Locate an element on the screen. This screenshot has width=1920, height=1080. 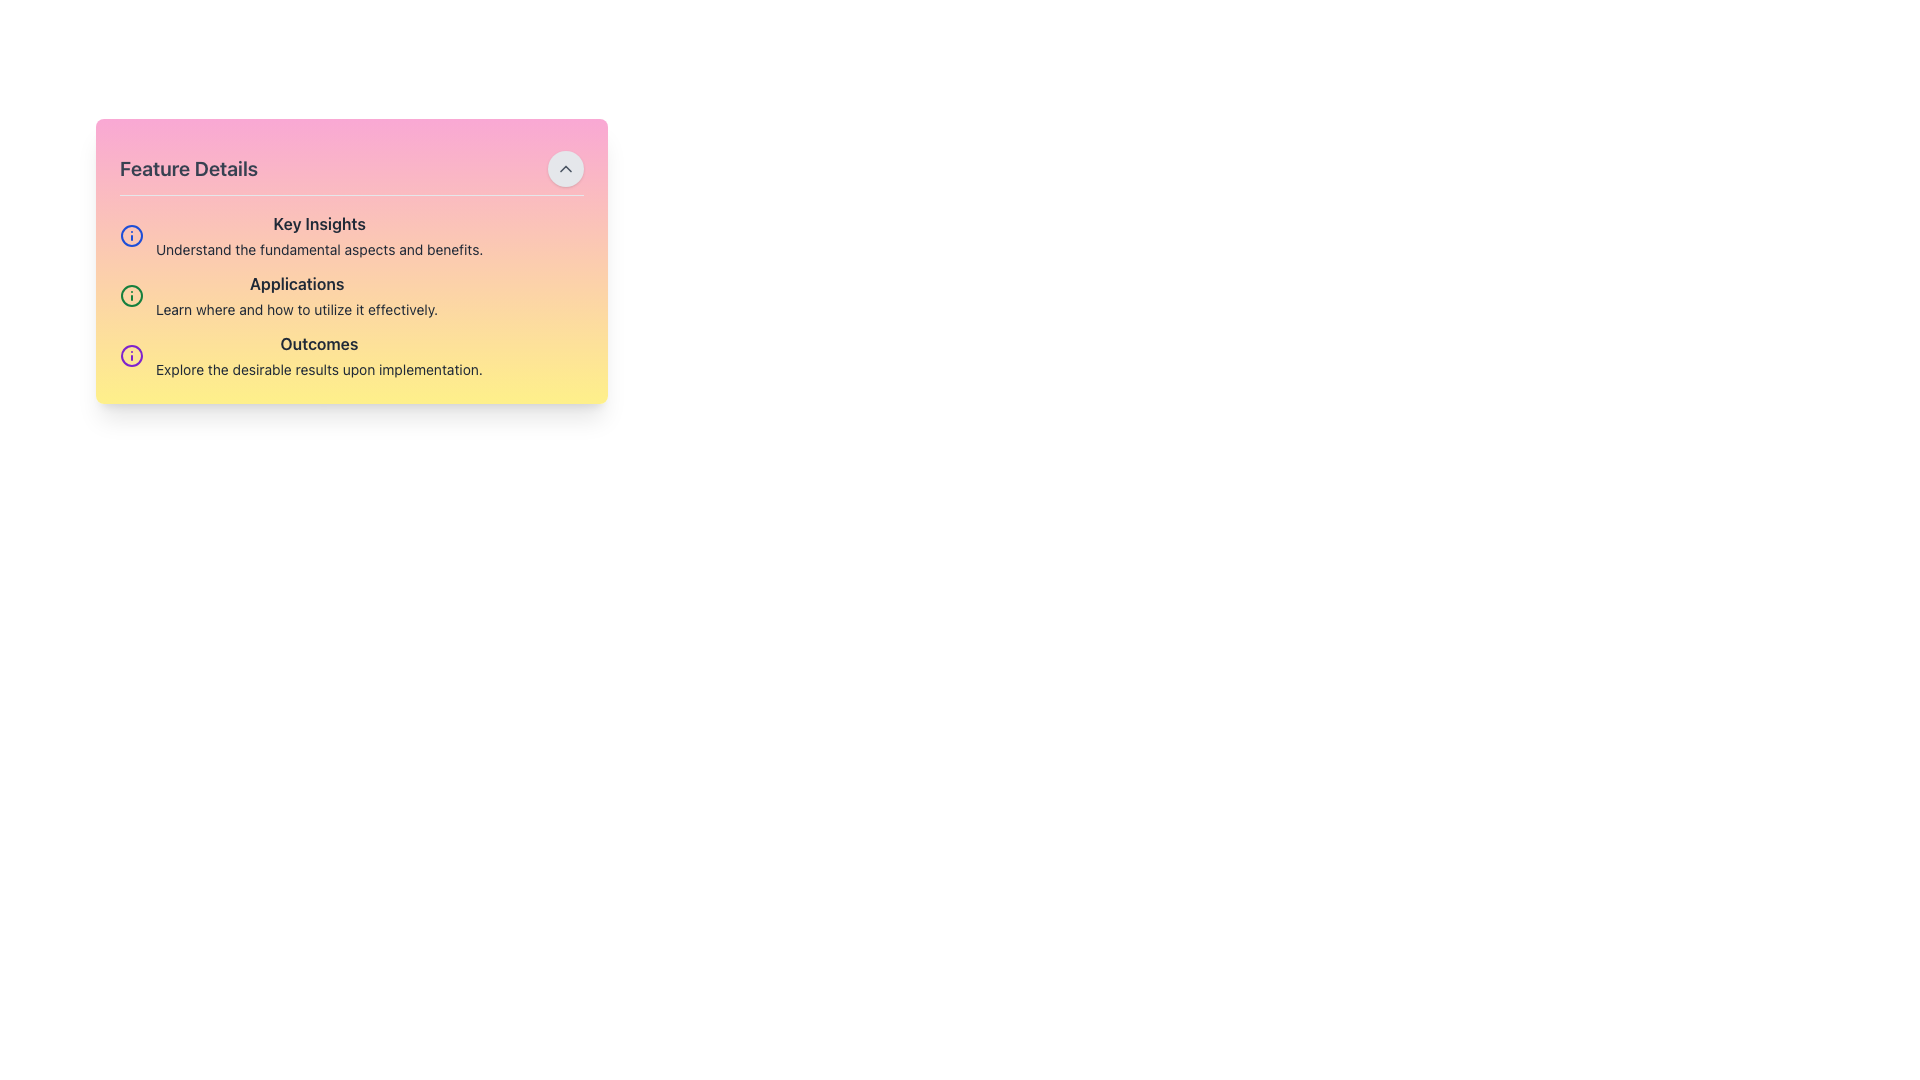
the chevron icon located at the top right of the circular button is located at coordinates (565, 168).